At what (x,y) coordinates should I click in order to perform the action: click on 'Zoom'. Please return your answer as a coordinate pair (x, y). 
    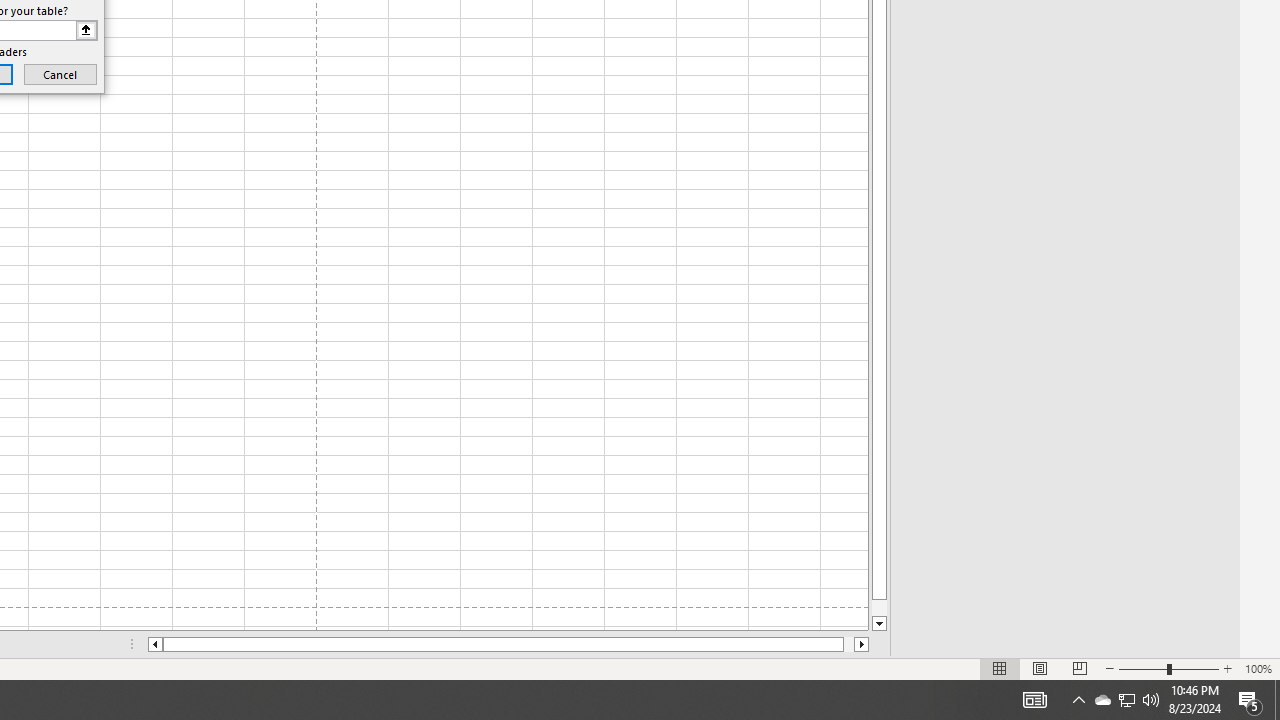
    Looking at the image, I should click on (1168, 669).